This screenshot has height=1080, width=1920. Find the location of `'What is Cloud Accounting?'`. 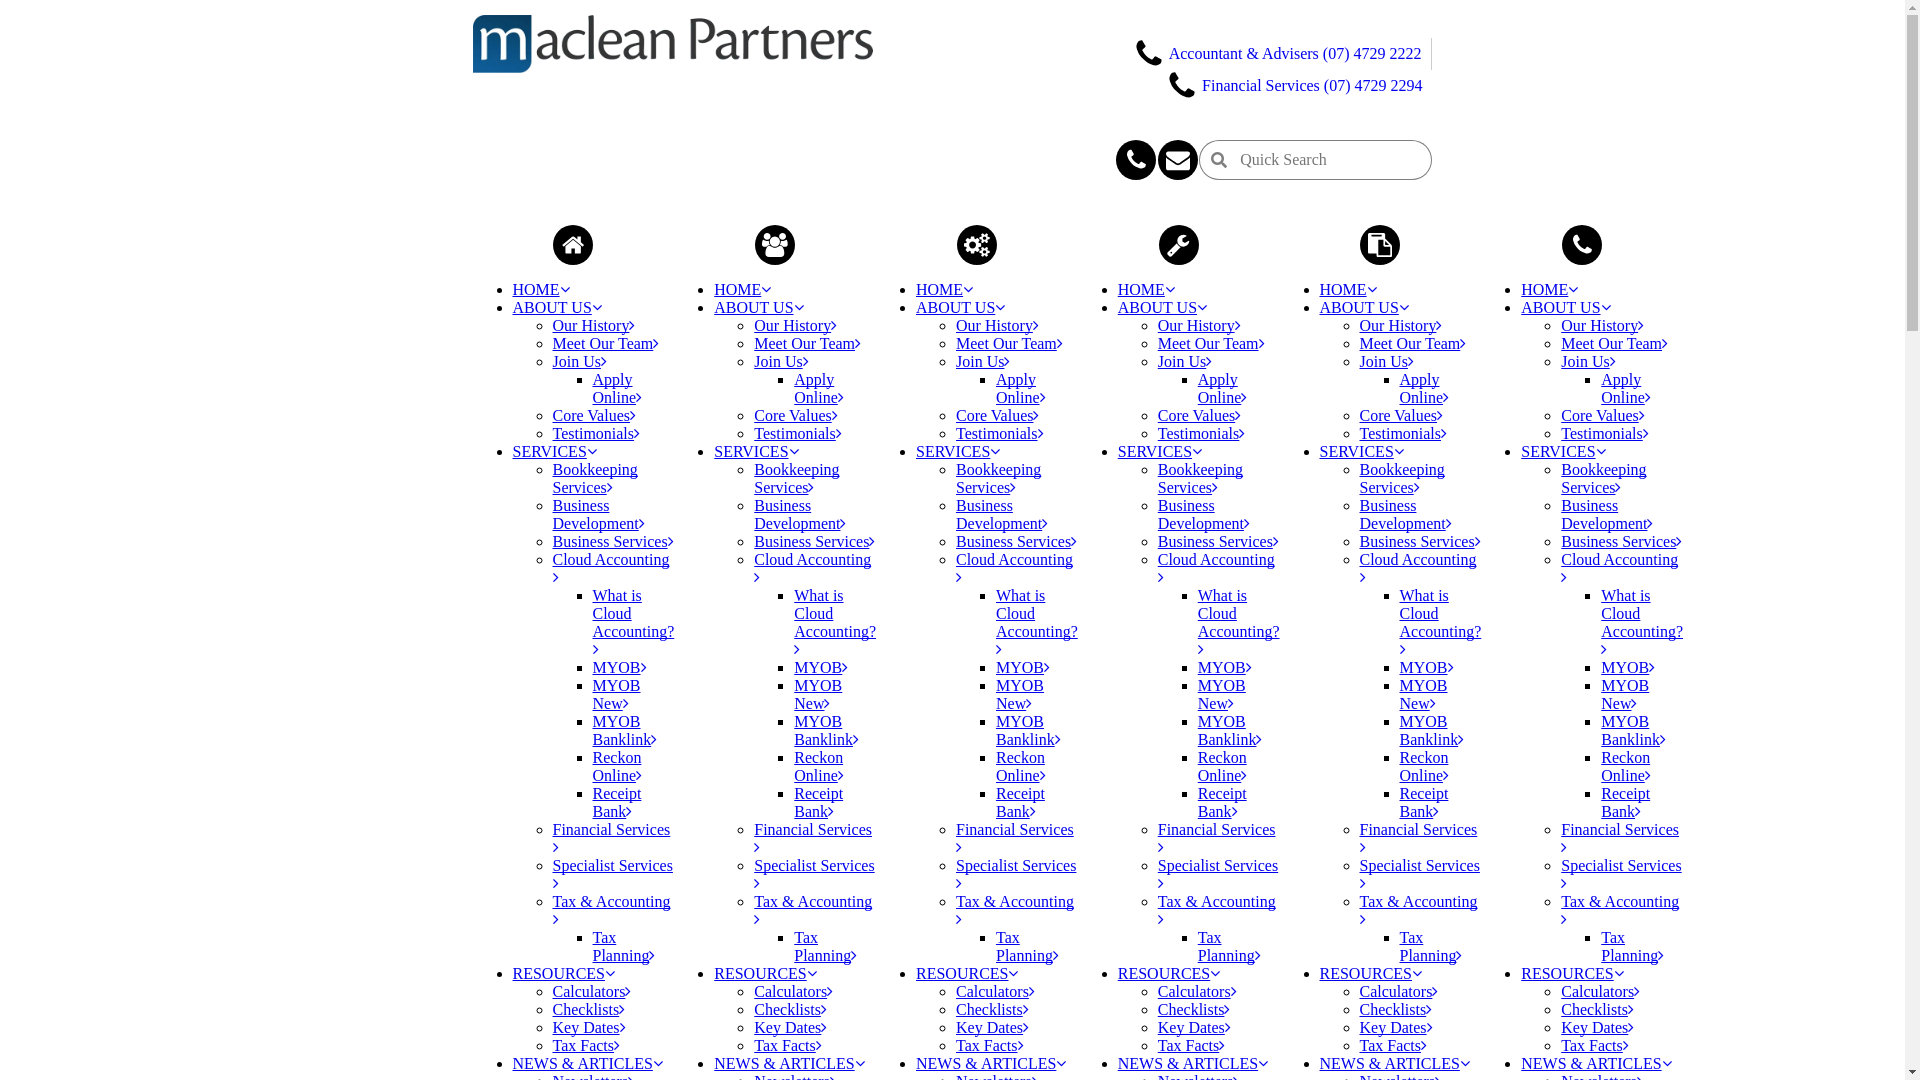

'What is Cloud Accounting?' is located at coordinates (1440, 621).